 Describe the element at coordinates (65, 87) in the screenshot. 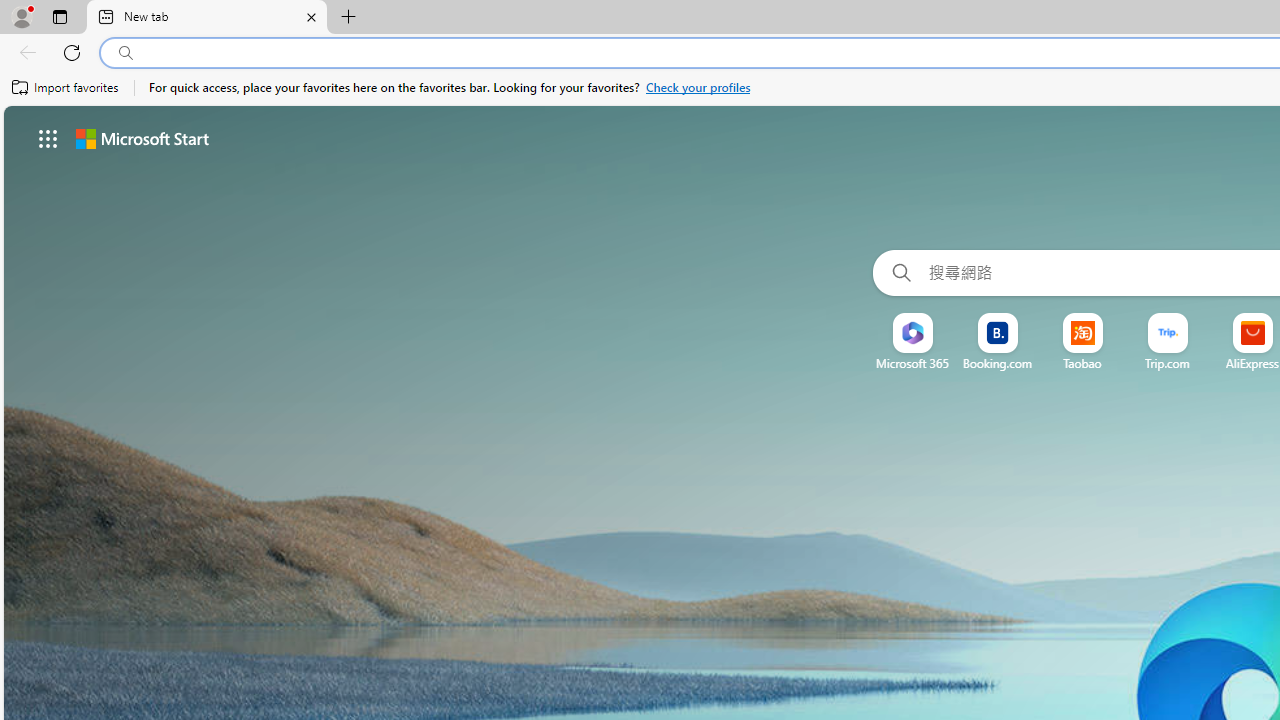

I see `'Import favorites'` at that location.